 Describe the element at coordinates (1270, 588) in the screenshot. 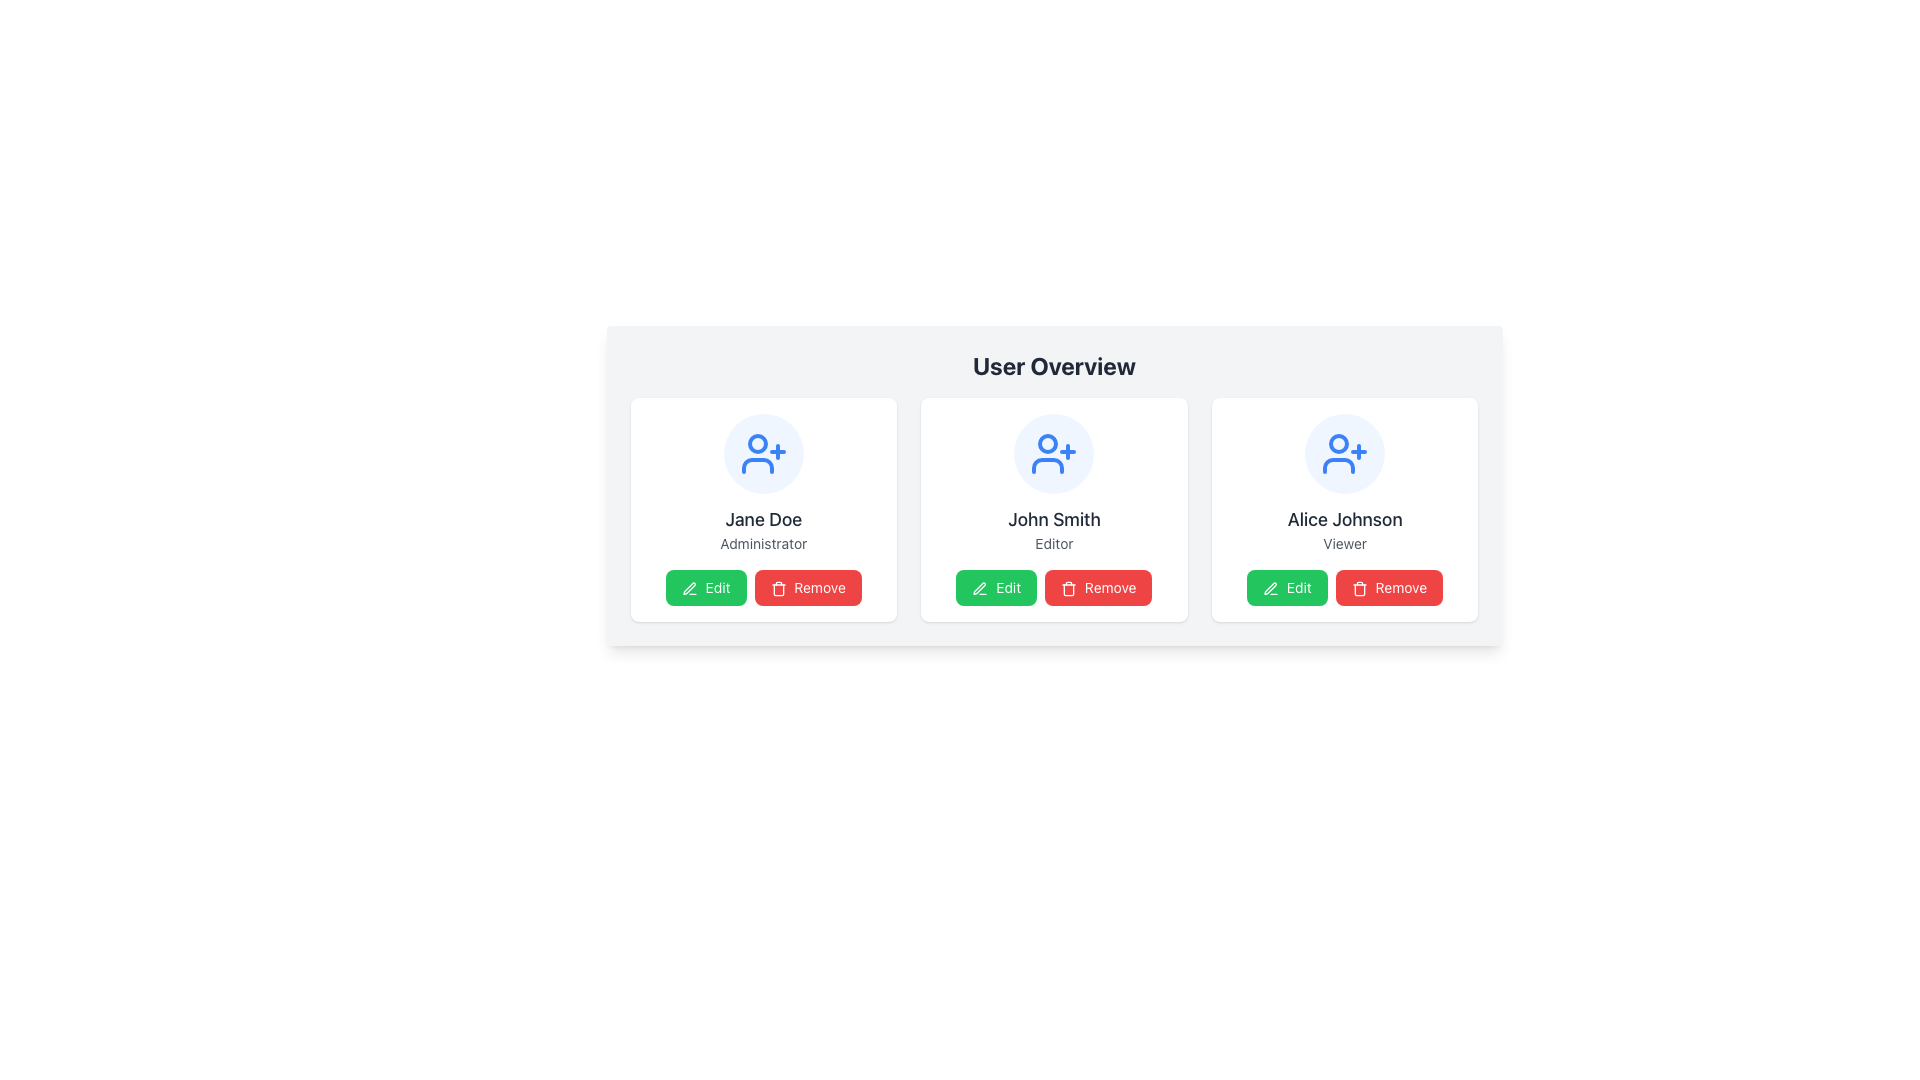

I see `the edit icon located within the green 'Edit' button of Alice Johnson's user card in the user overview section` at that location.